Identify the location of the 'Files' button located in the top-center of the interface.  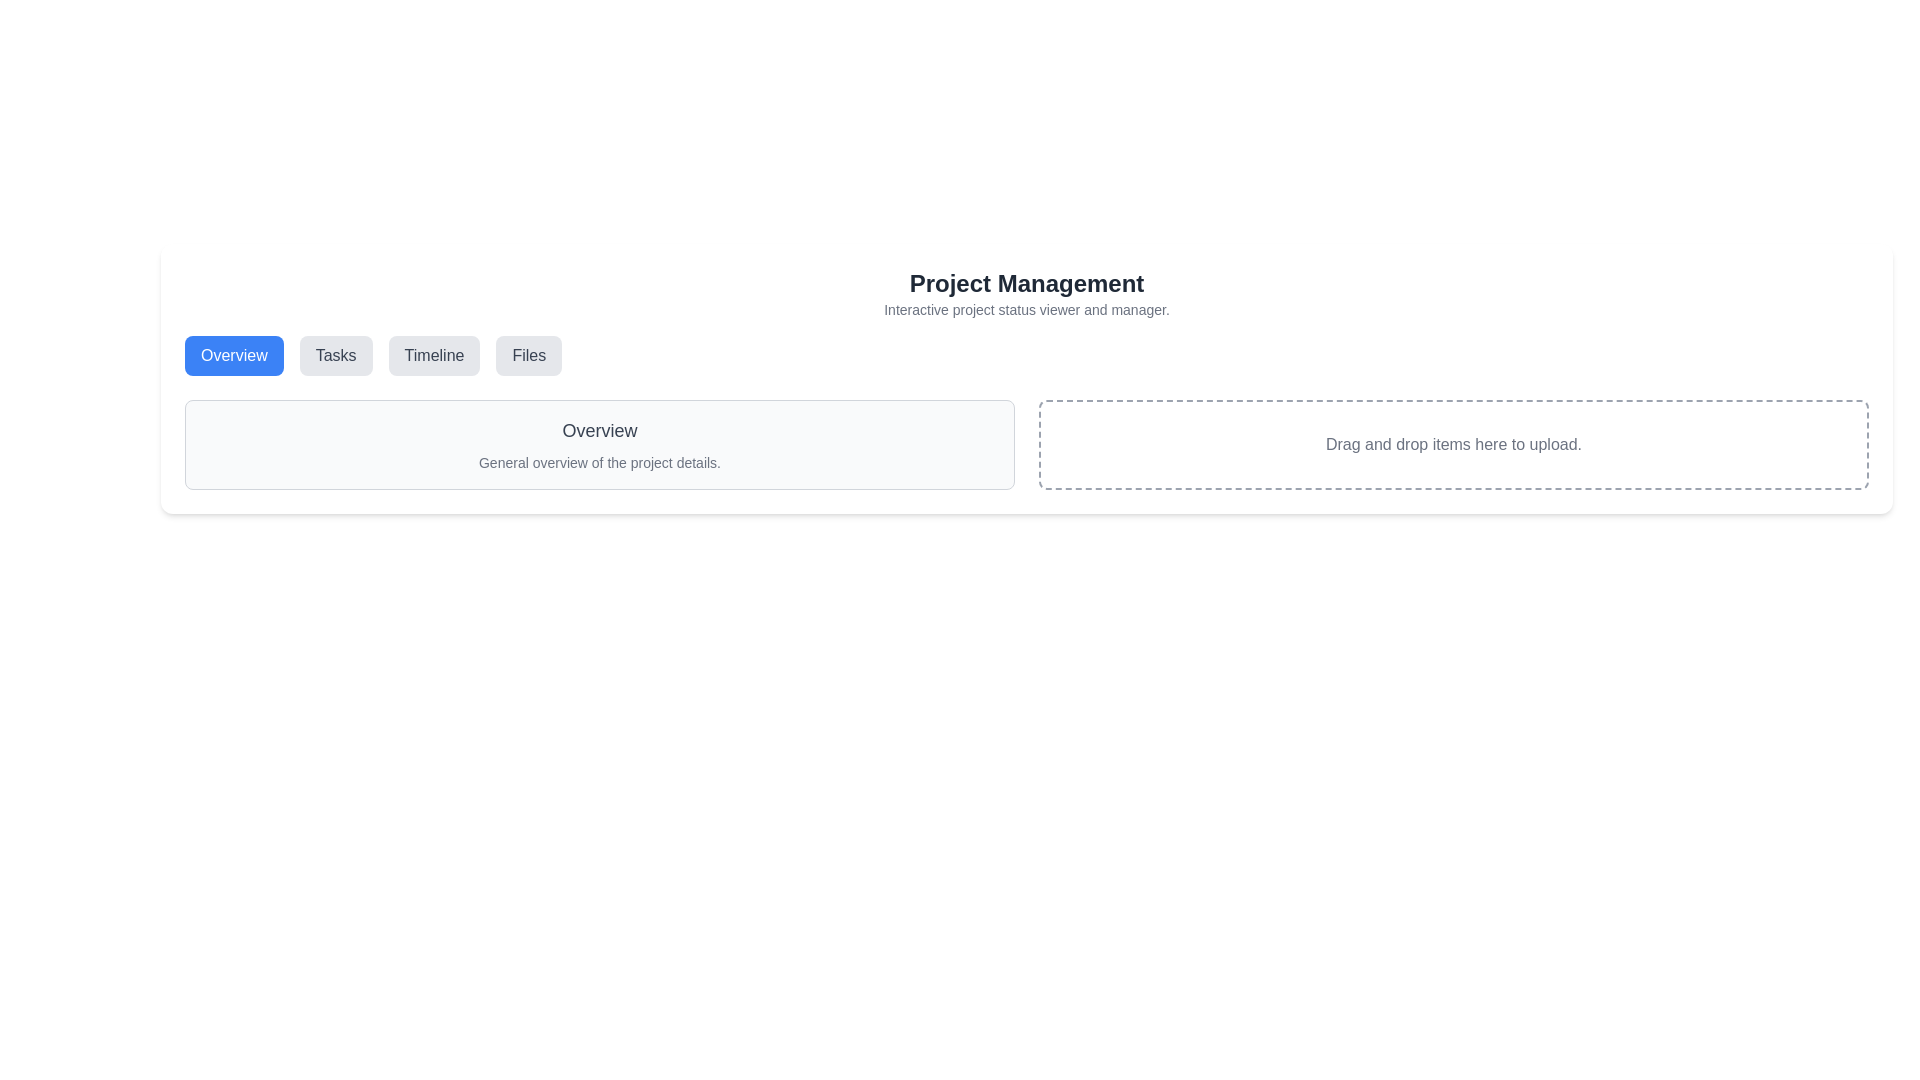
(529, 354).